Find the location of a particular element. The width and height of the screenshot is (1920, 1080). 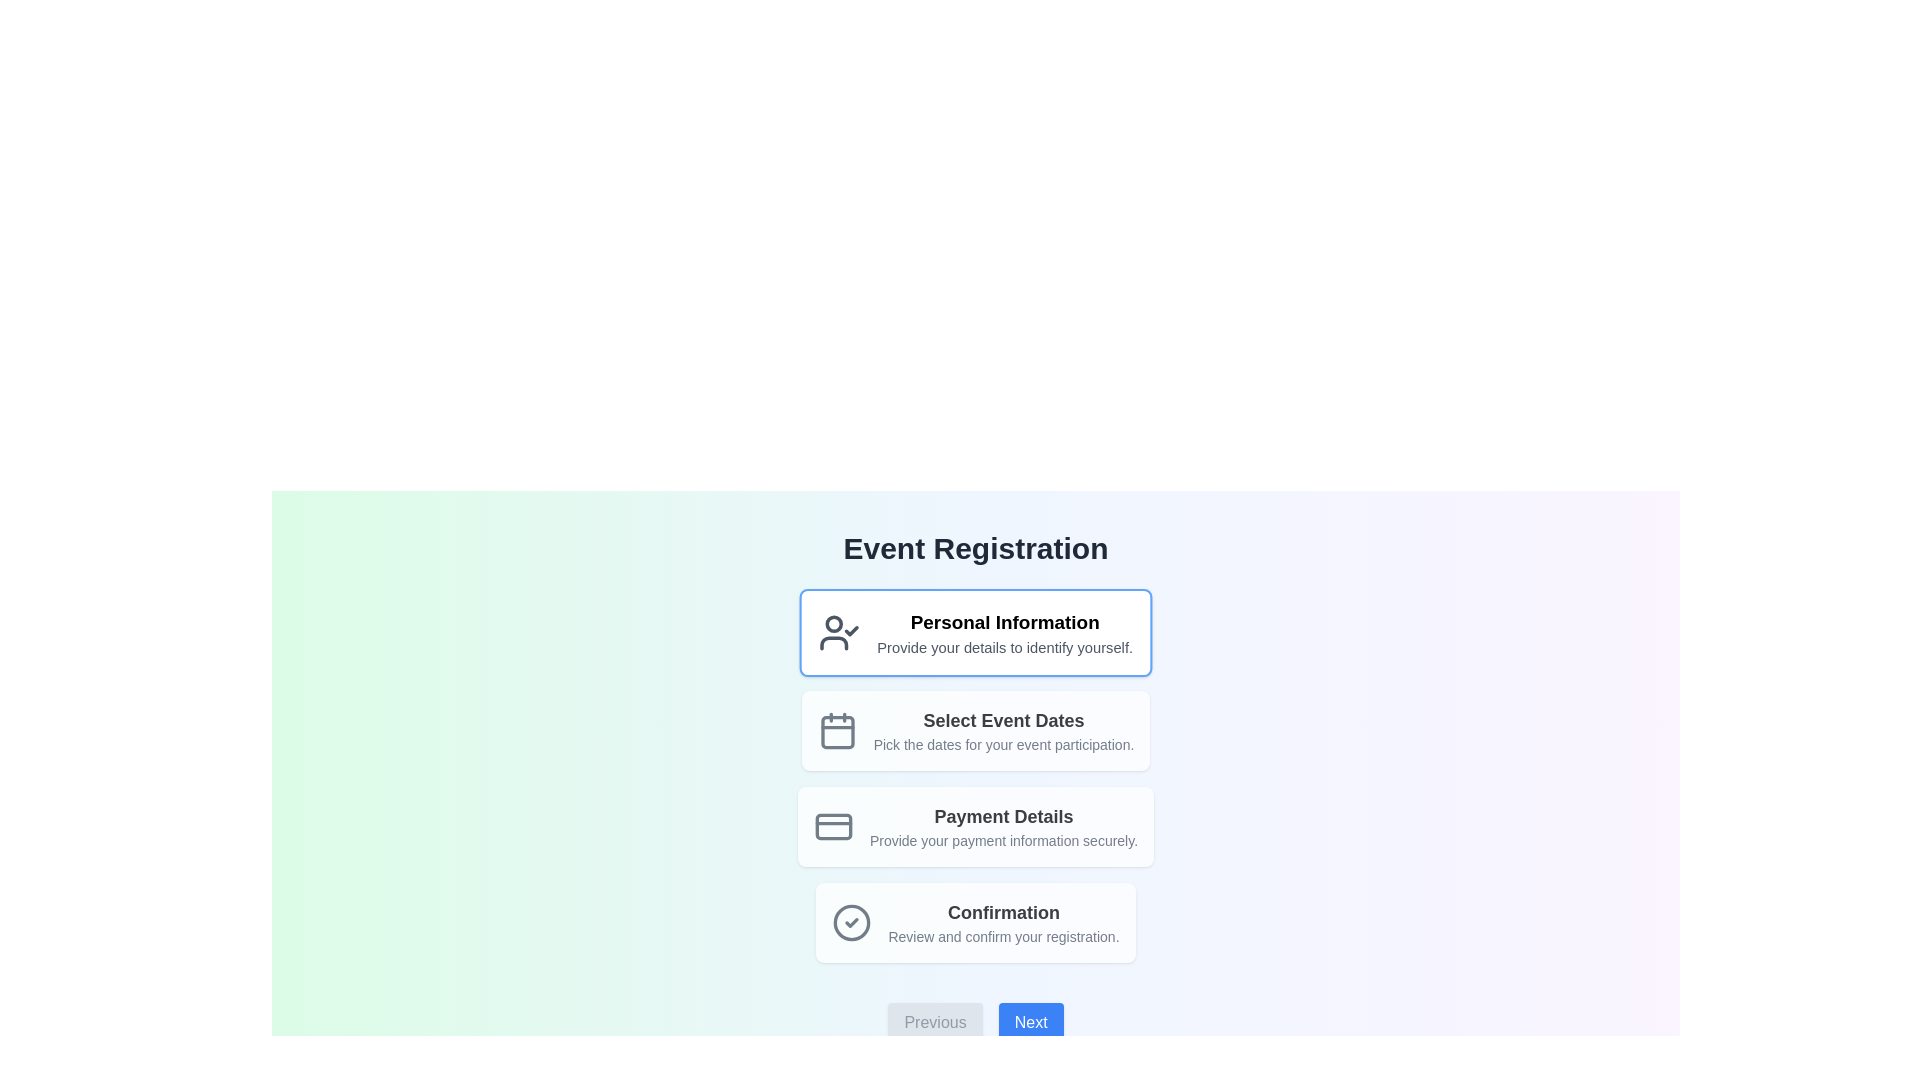

the informational card that serves as a section header for filling in payment details in the form, positioned as the third section in the vertically stacked list is located at coordinates (975, 826).